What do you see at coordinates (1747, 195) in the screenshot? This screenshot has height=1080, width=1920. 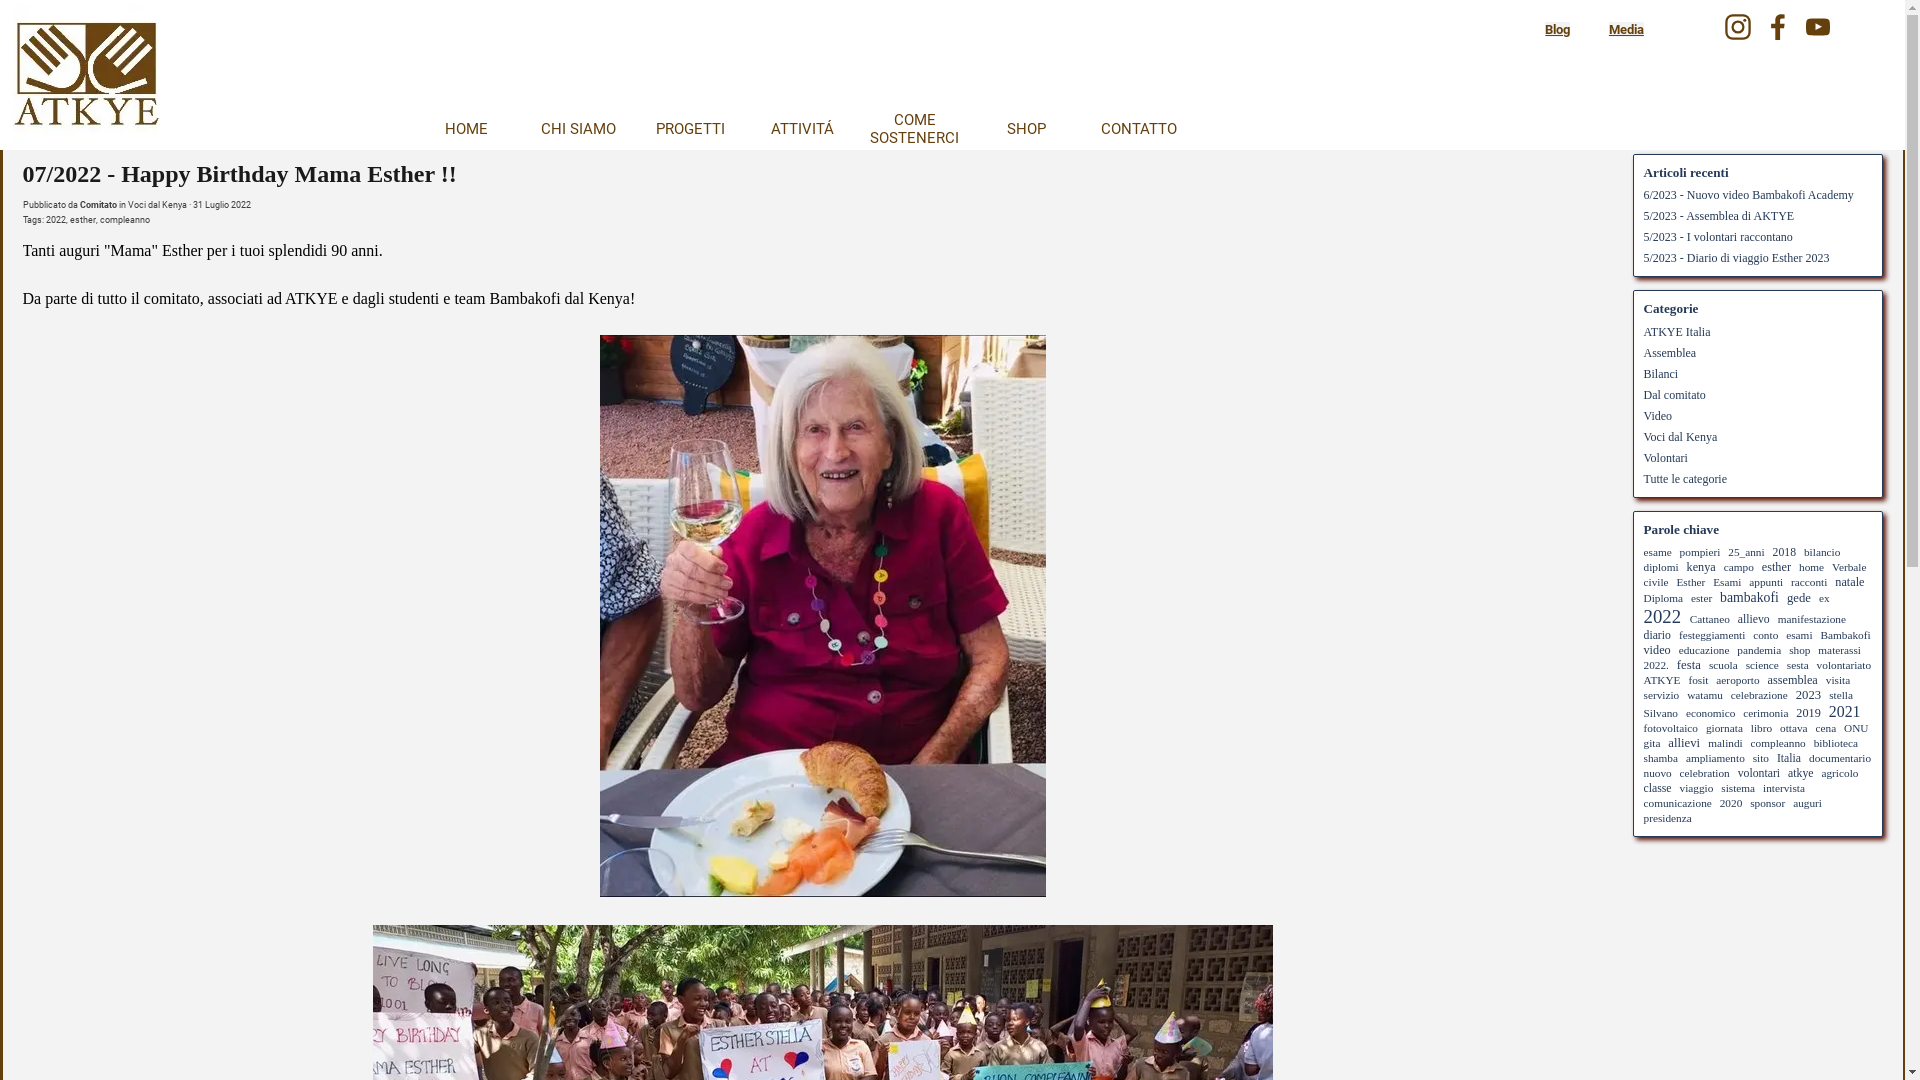 I see `'6/2023 - Nuovo video Bambakofi Academy'` at bounding box center [1747, 195].